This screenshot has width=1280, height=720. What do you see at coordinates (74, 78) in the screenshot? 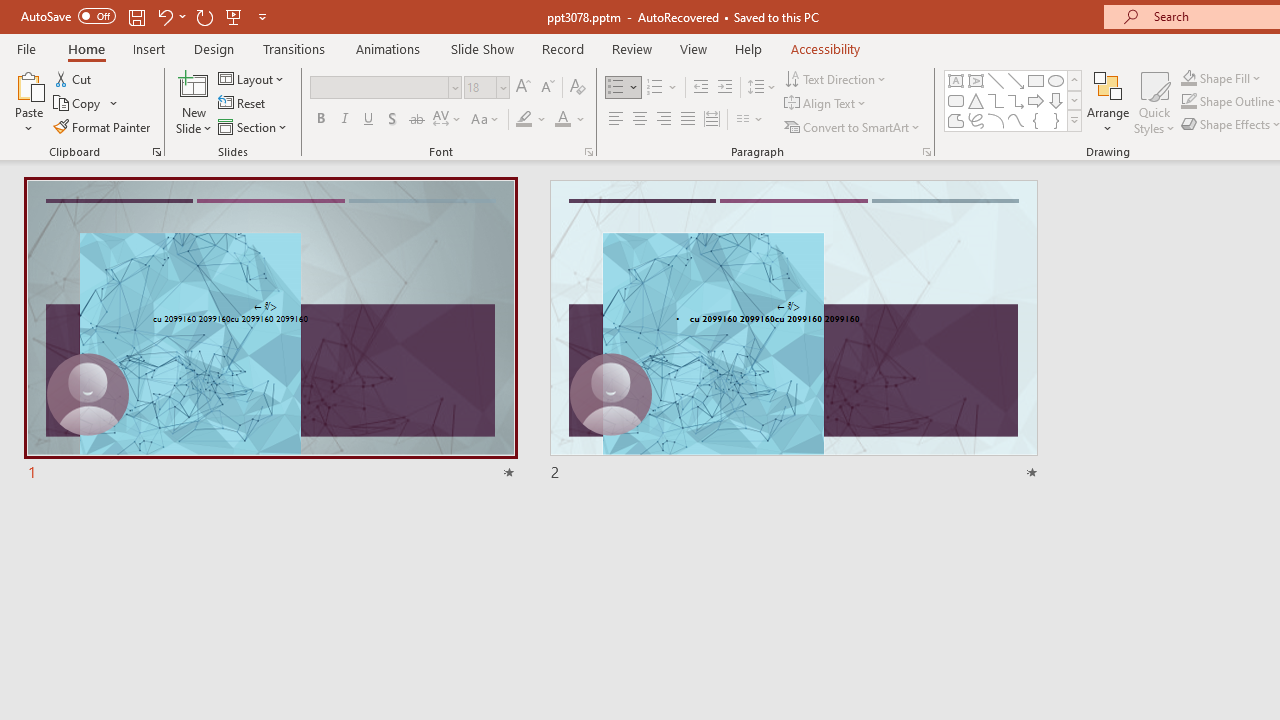
I see `'Cut'` at bounding box center [74, 78].